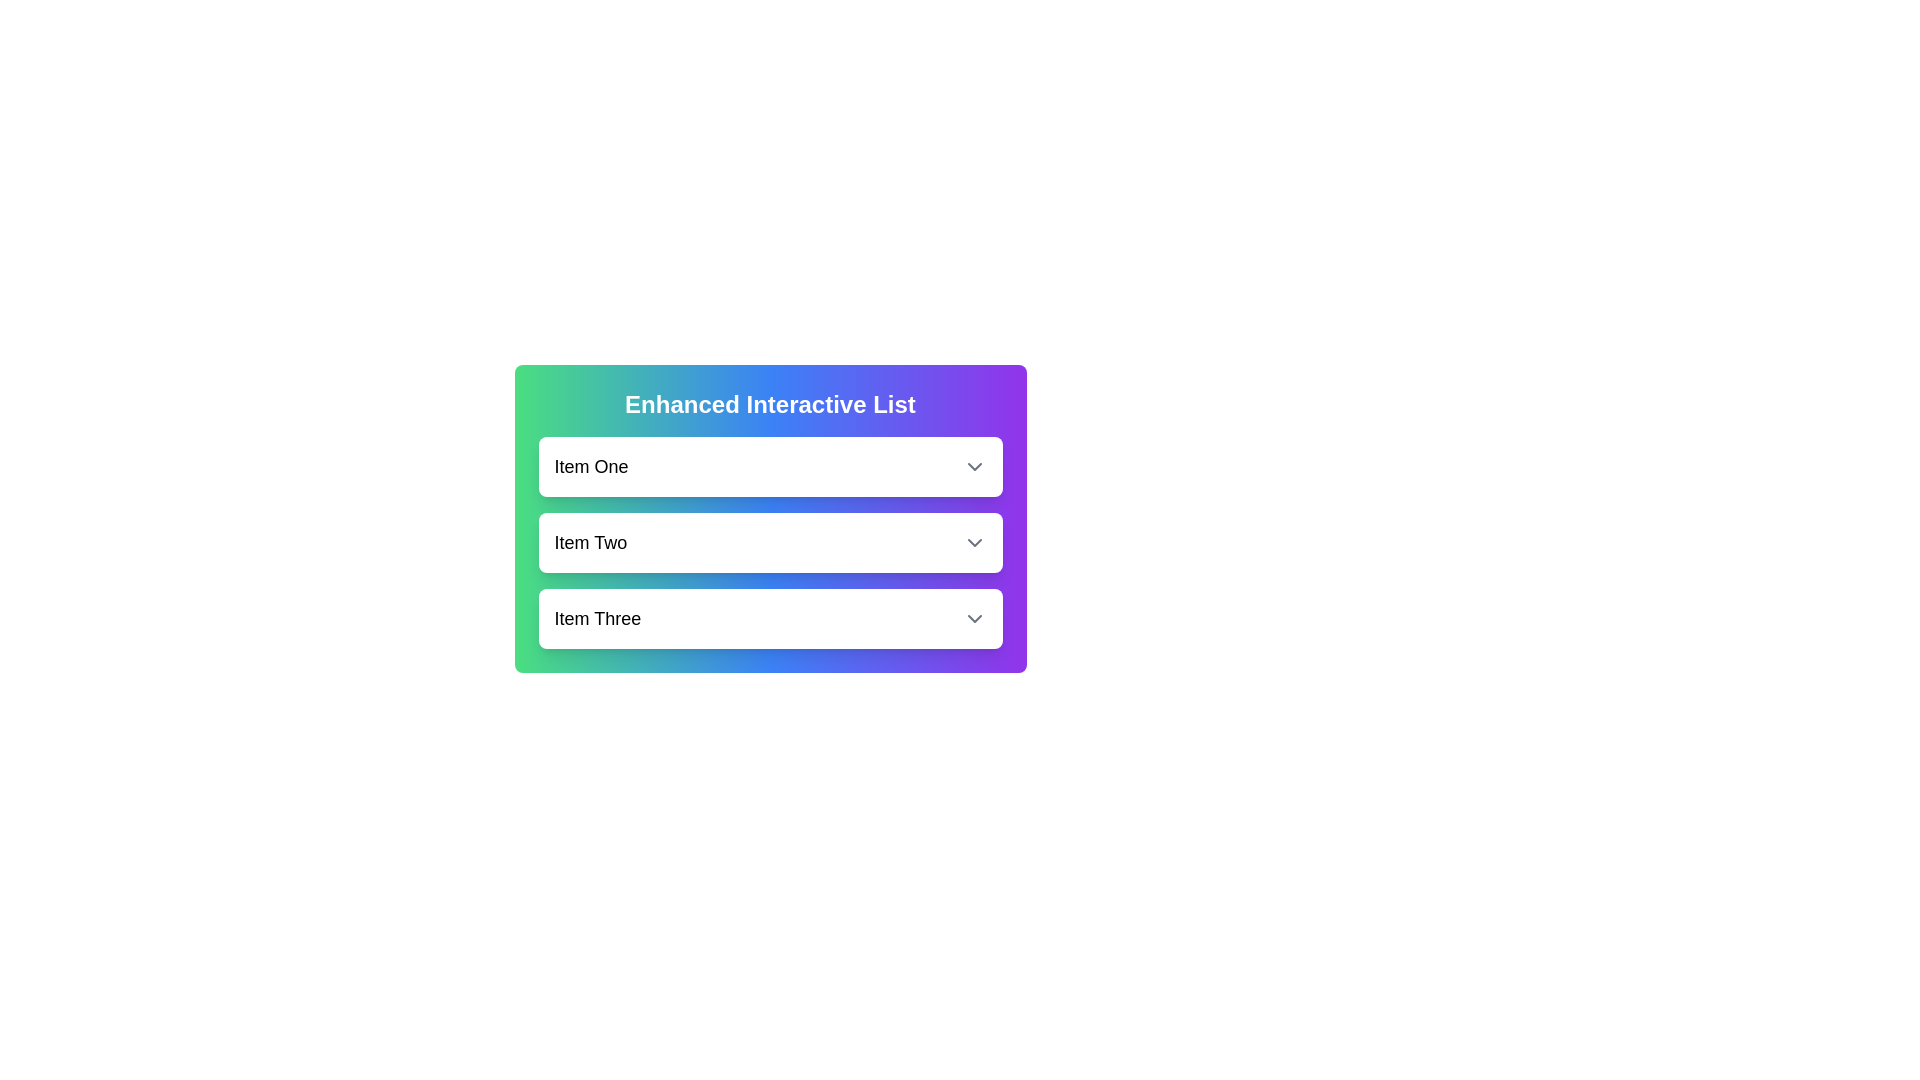 Image resolution: width=1920 pixels, height=1080 pixels. I want to click on the first item in the dropdown menu located below the title 'Enhanced Interactive List', so click(769, 466).